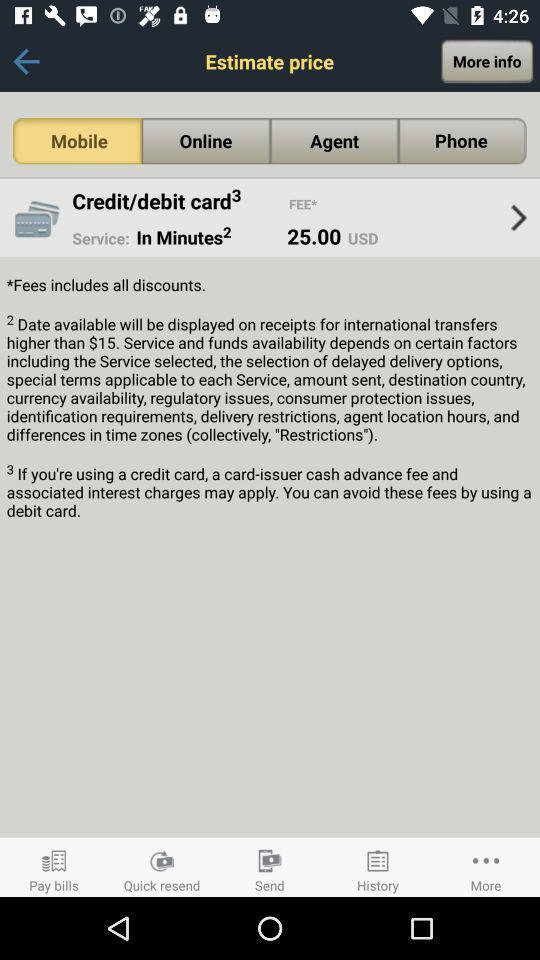  I want to click on the item next to fee*, so click(180, 201).